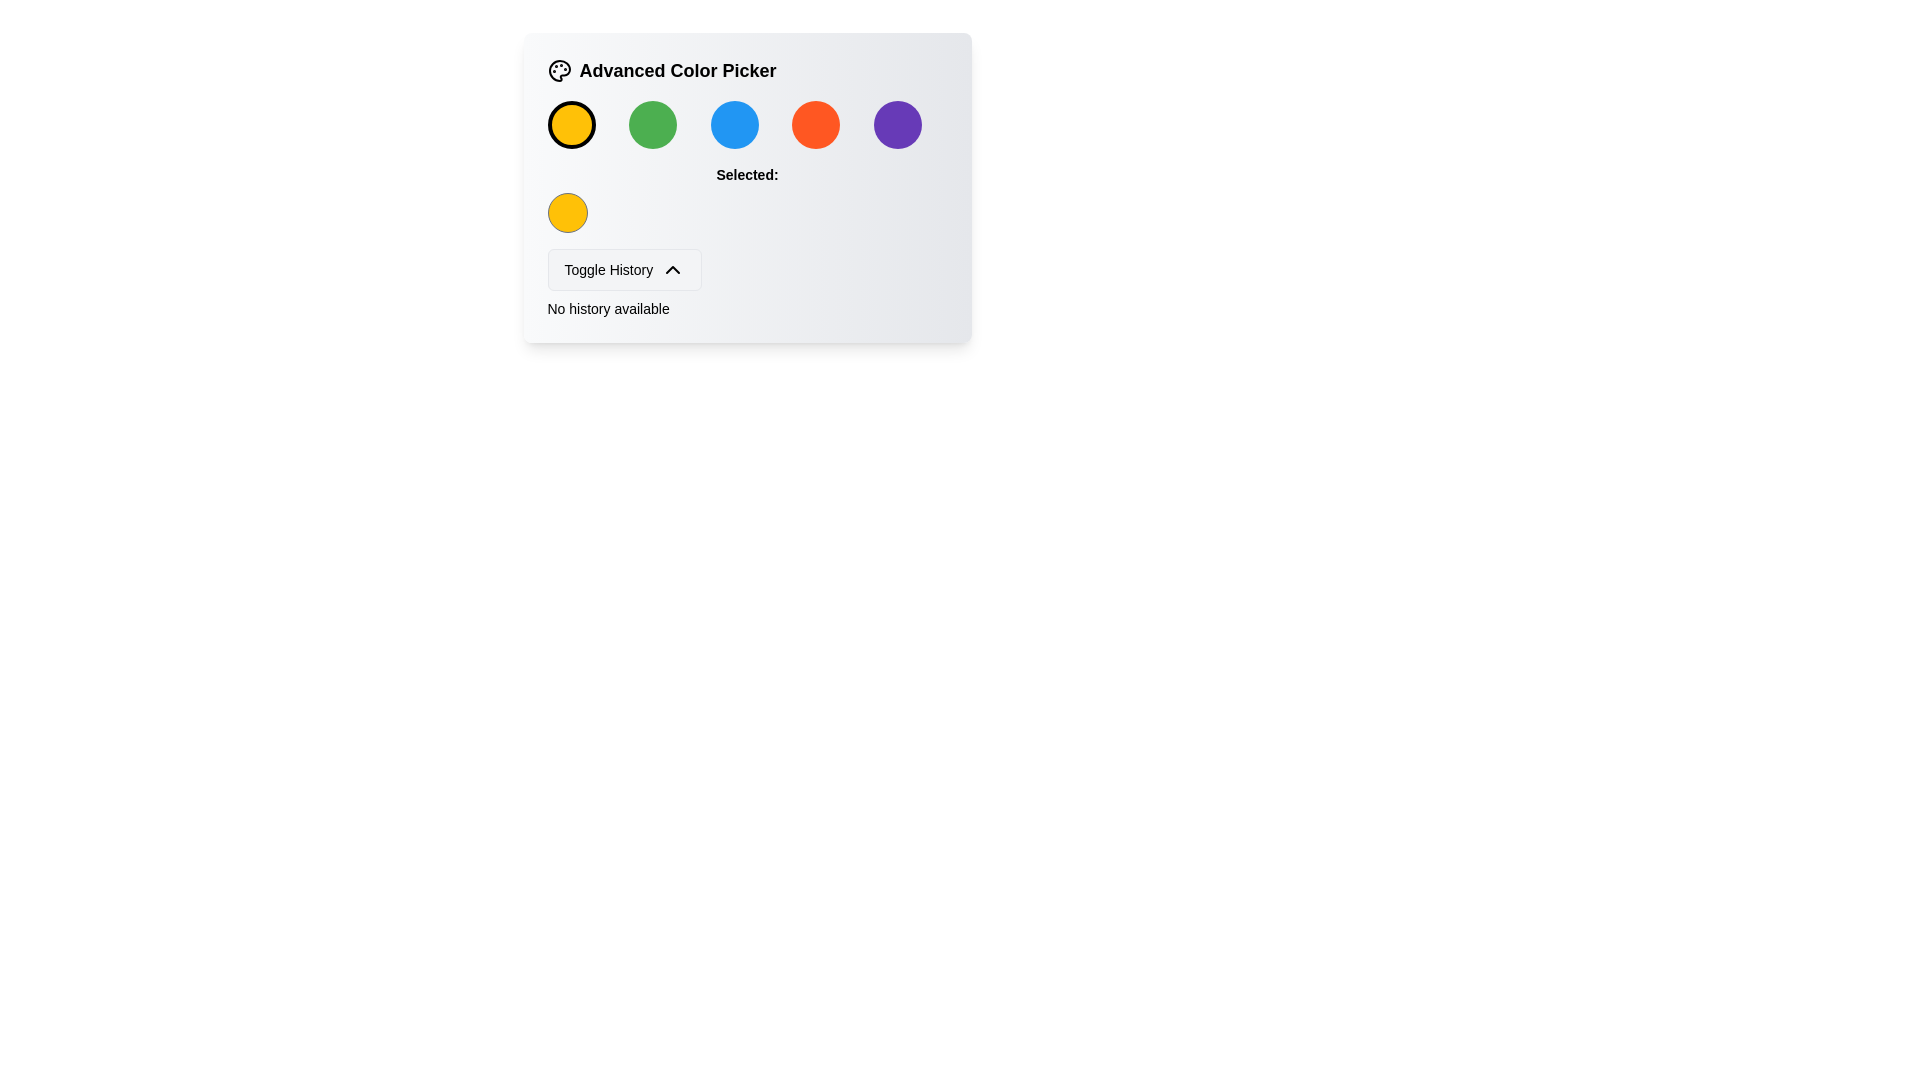  Describe the element at coordinates (746, 69) in the screenshot. I see `the 'Advanced Color Picker' header that features a bold title and a small palette icon on its left side` at that location.